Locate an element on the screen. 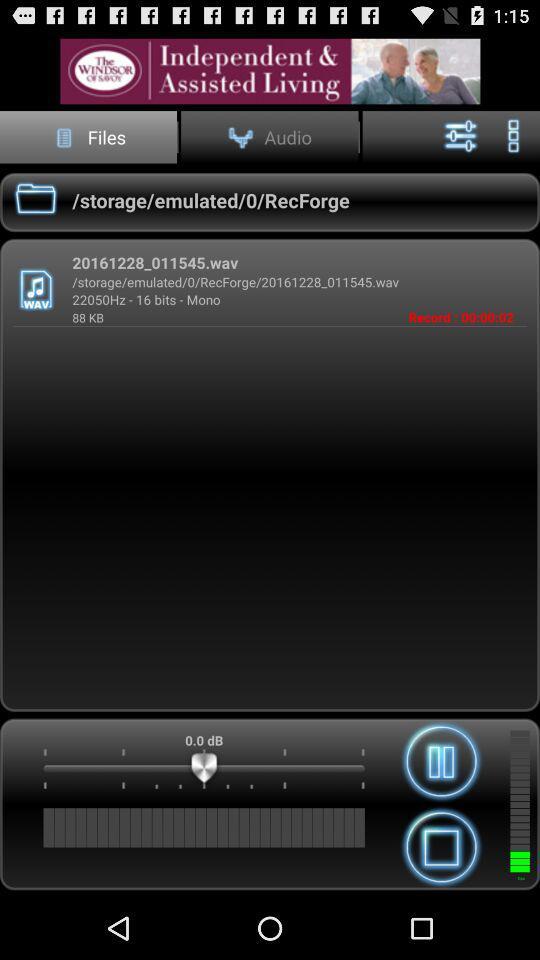 The image size is (540, 960). the pause icon is located at coordinates (441, 814).